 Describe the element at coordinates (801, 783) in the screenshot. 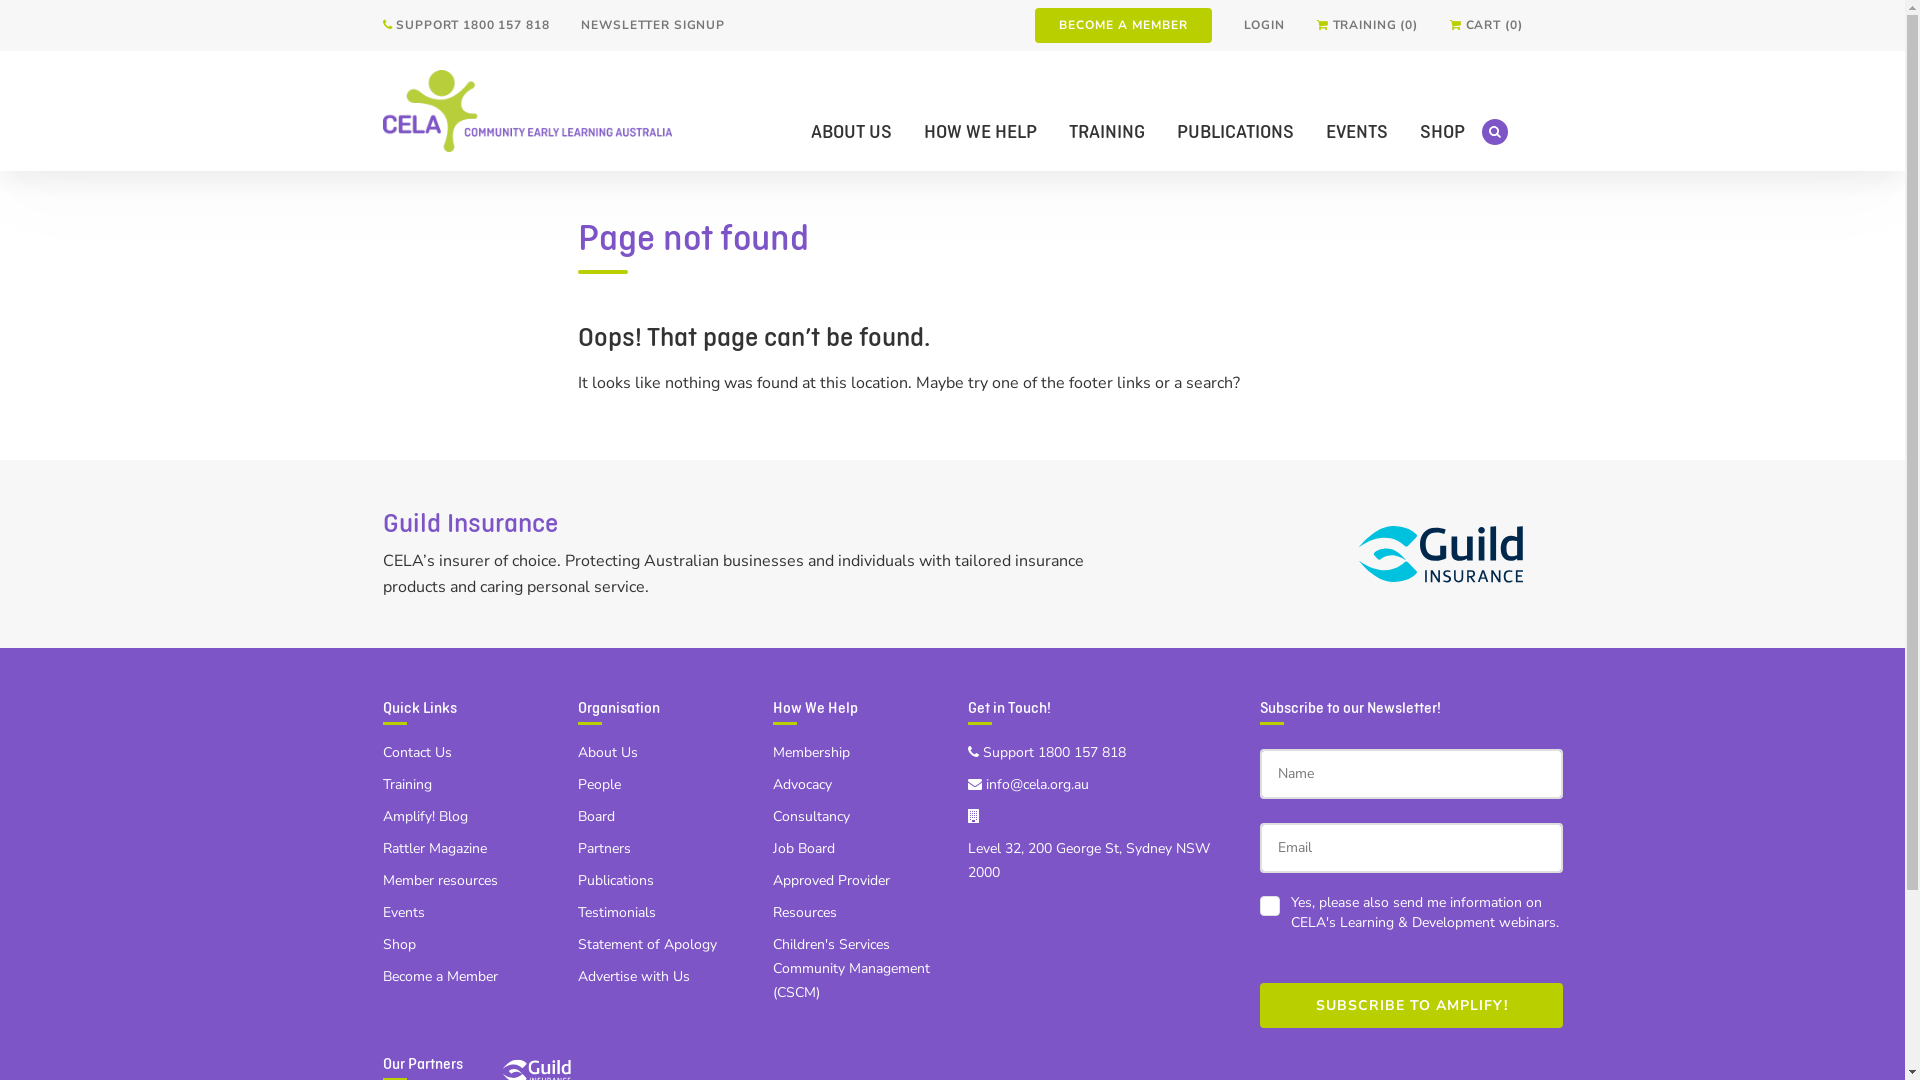

I see `'Advocacy'` at that location.